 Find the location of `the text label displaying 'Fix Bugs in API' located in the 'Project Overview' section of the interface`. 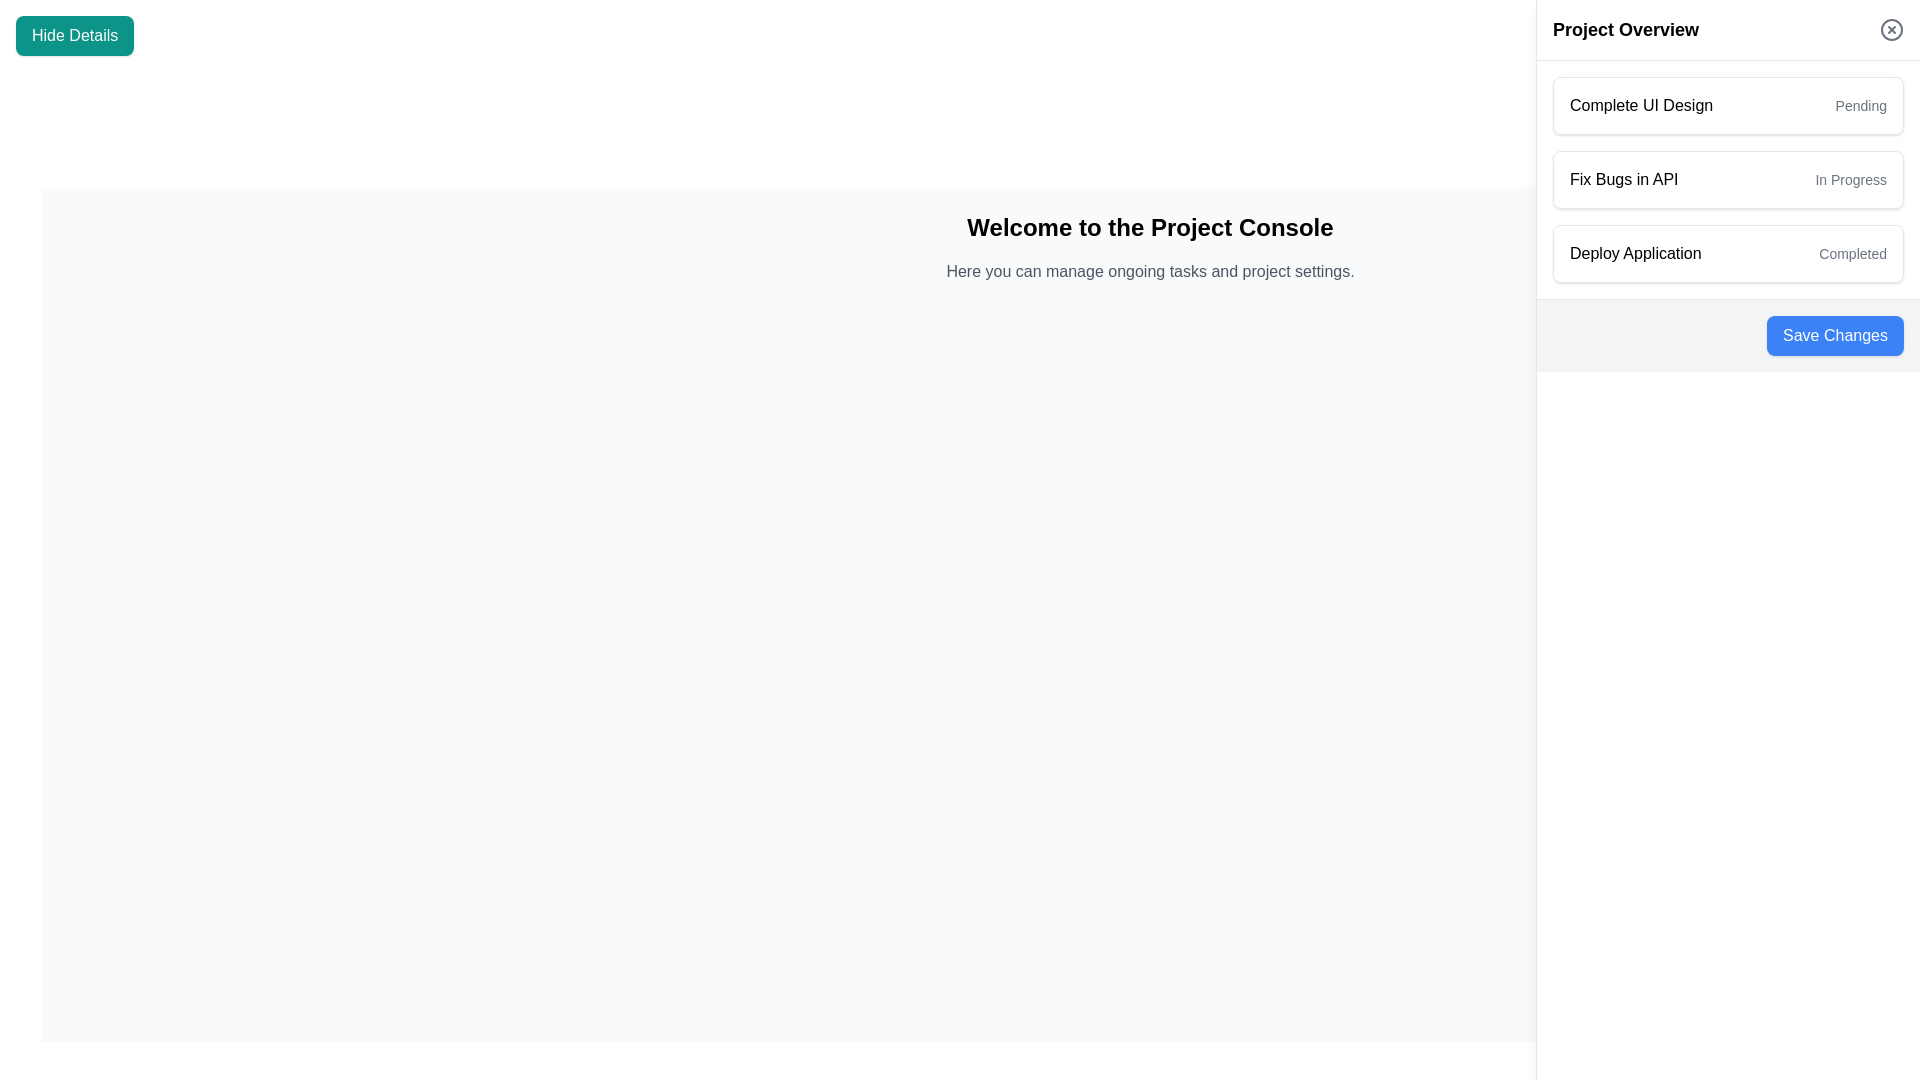

the text label displaying 'Fix Bugs in API' located in the 'Project Overview' section of the interface is located at coordinates (1624, 180).